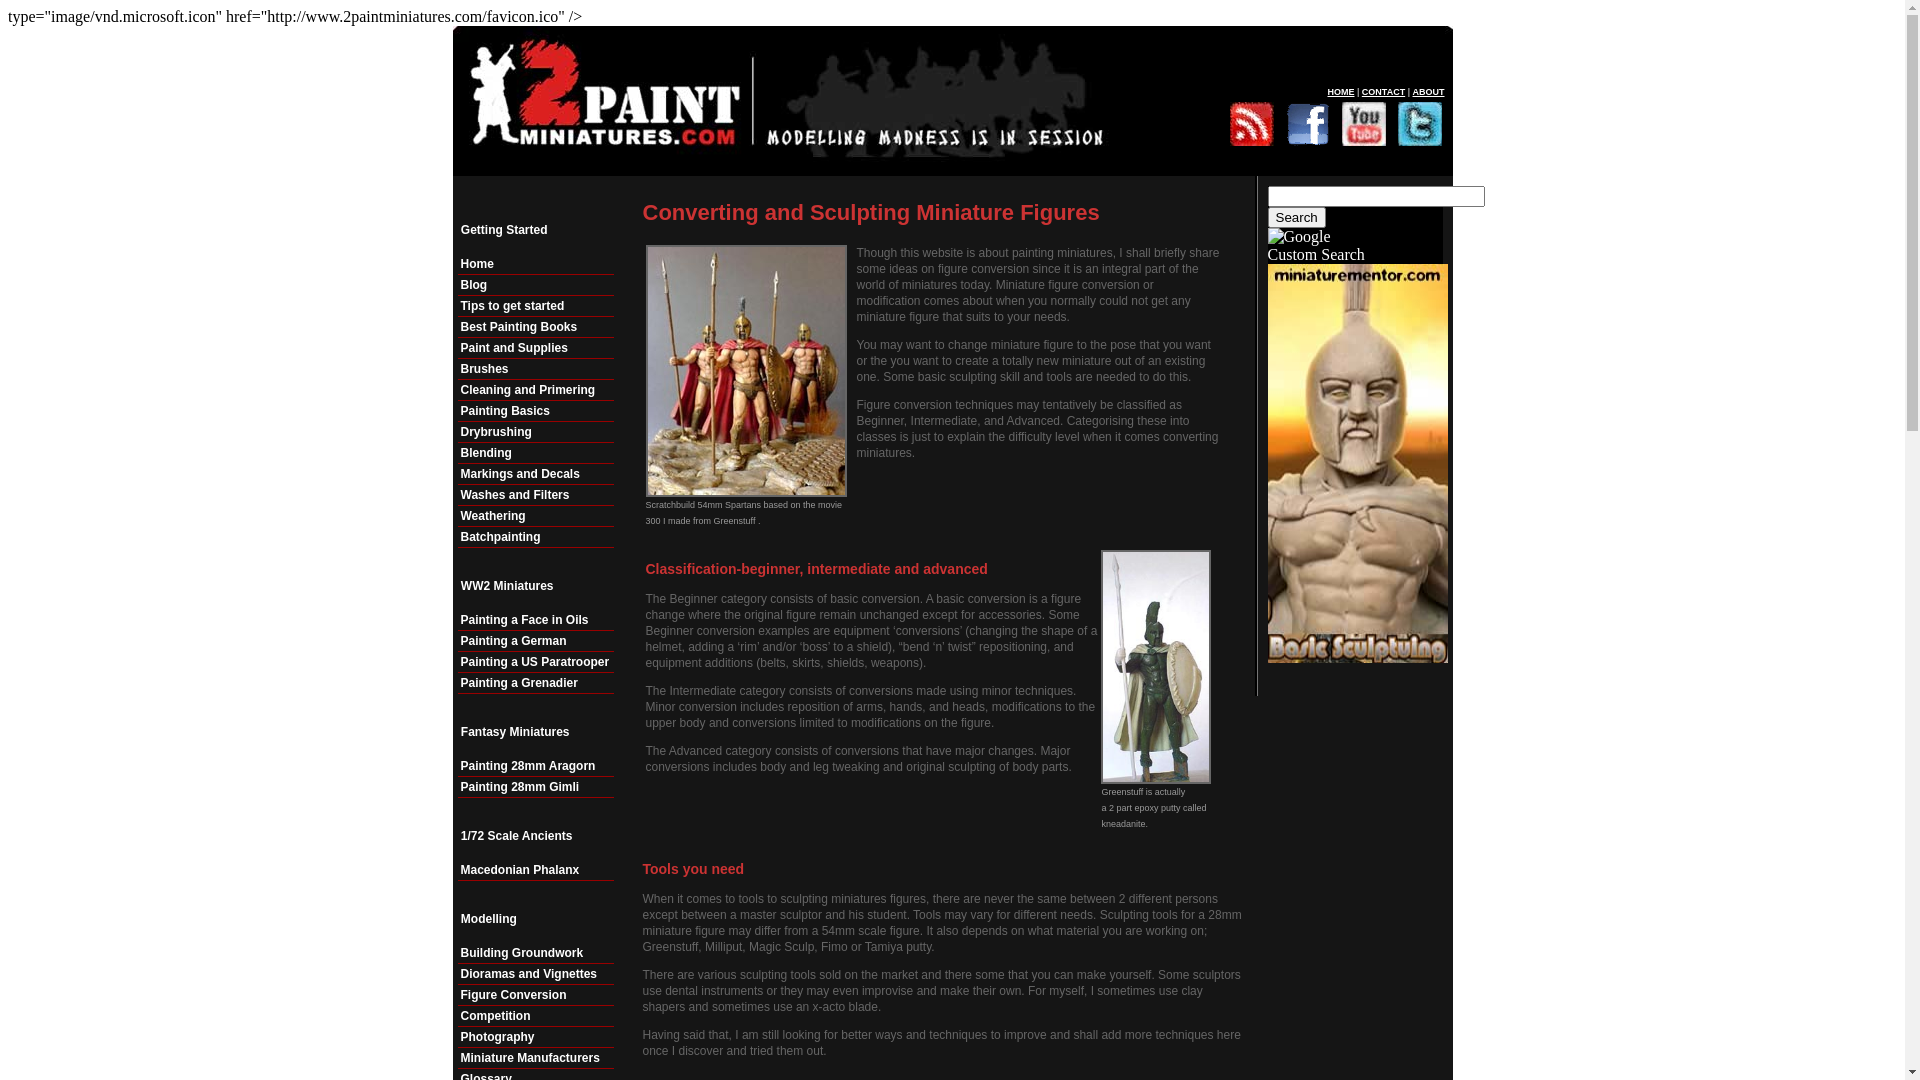  I want to click on 'Painting 28mm Gimli', so click(536, 786).